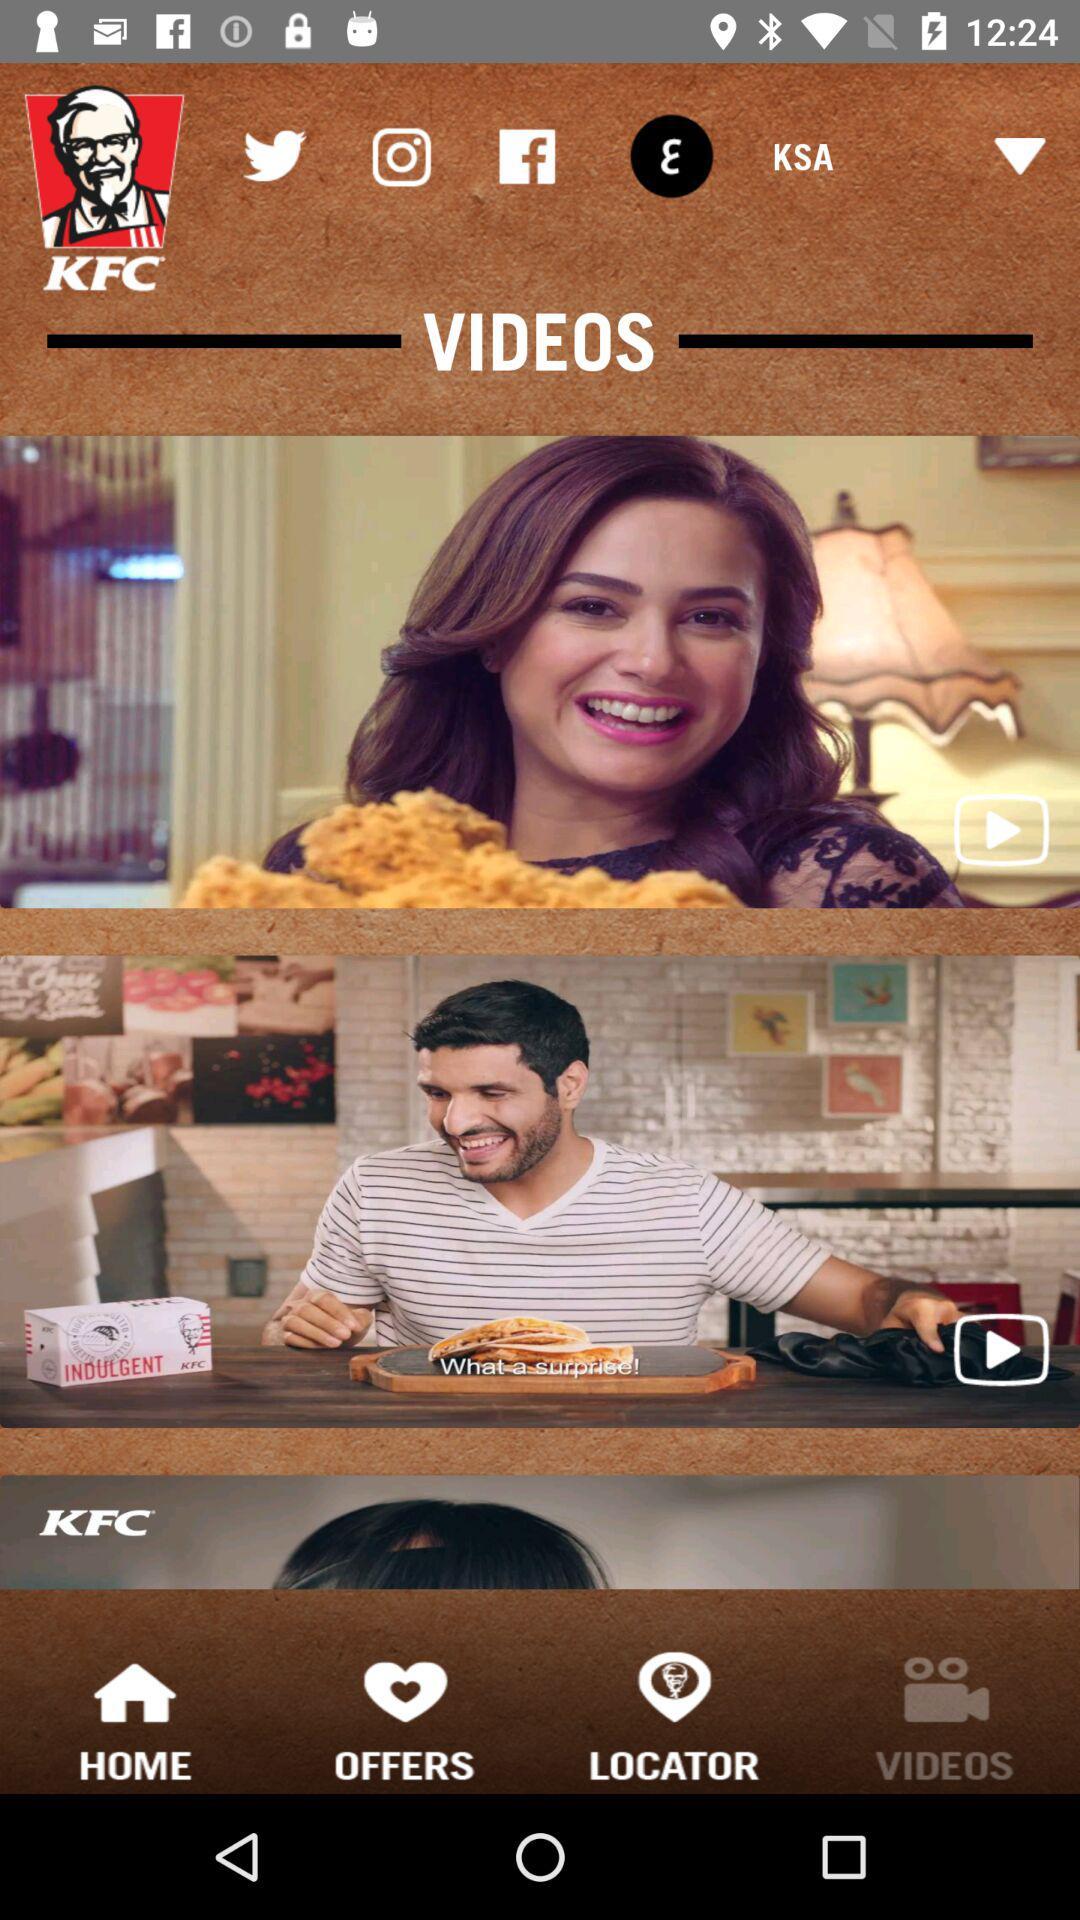 The width and height of the screenshot is (1080, 1920). I want to click on the item above videos, so click(671, 155).